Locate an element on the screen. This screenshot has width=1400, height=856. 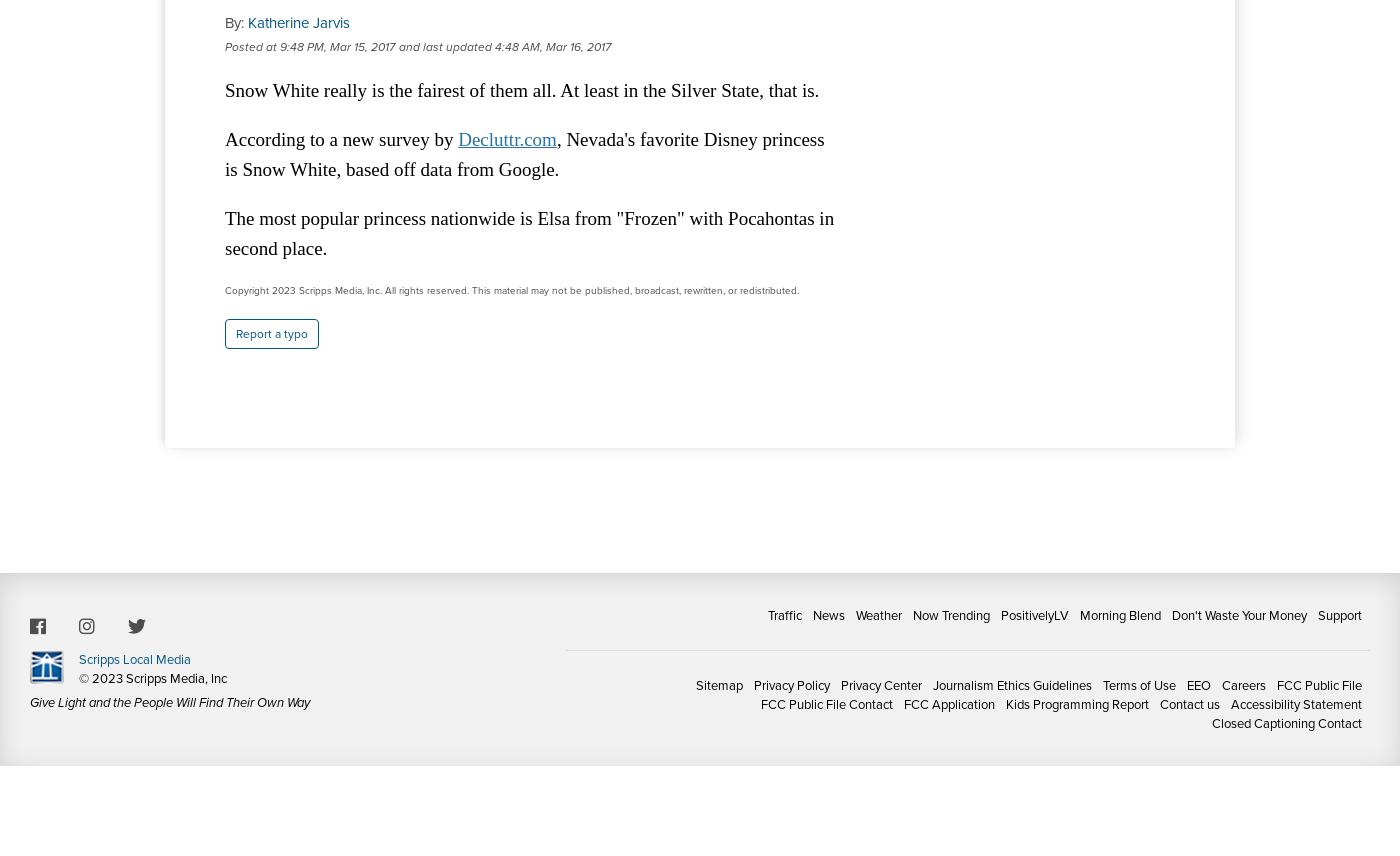
'EEO' is located at coordinates (1198, 684).